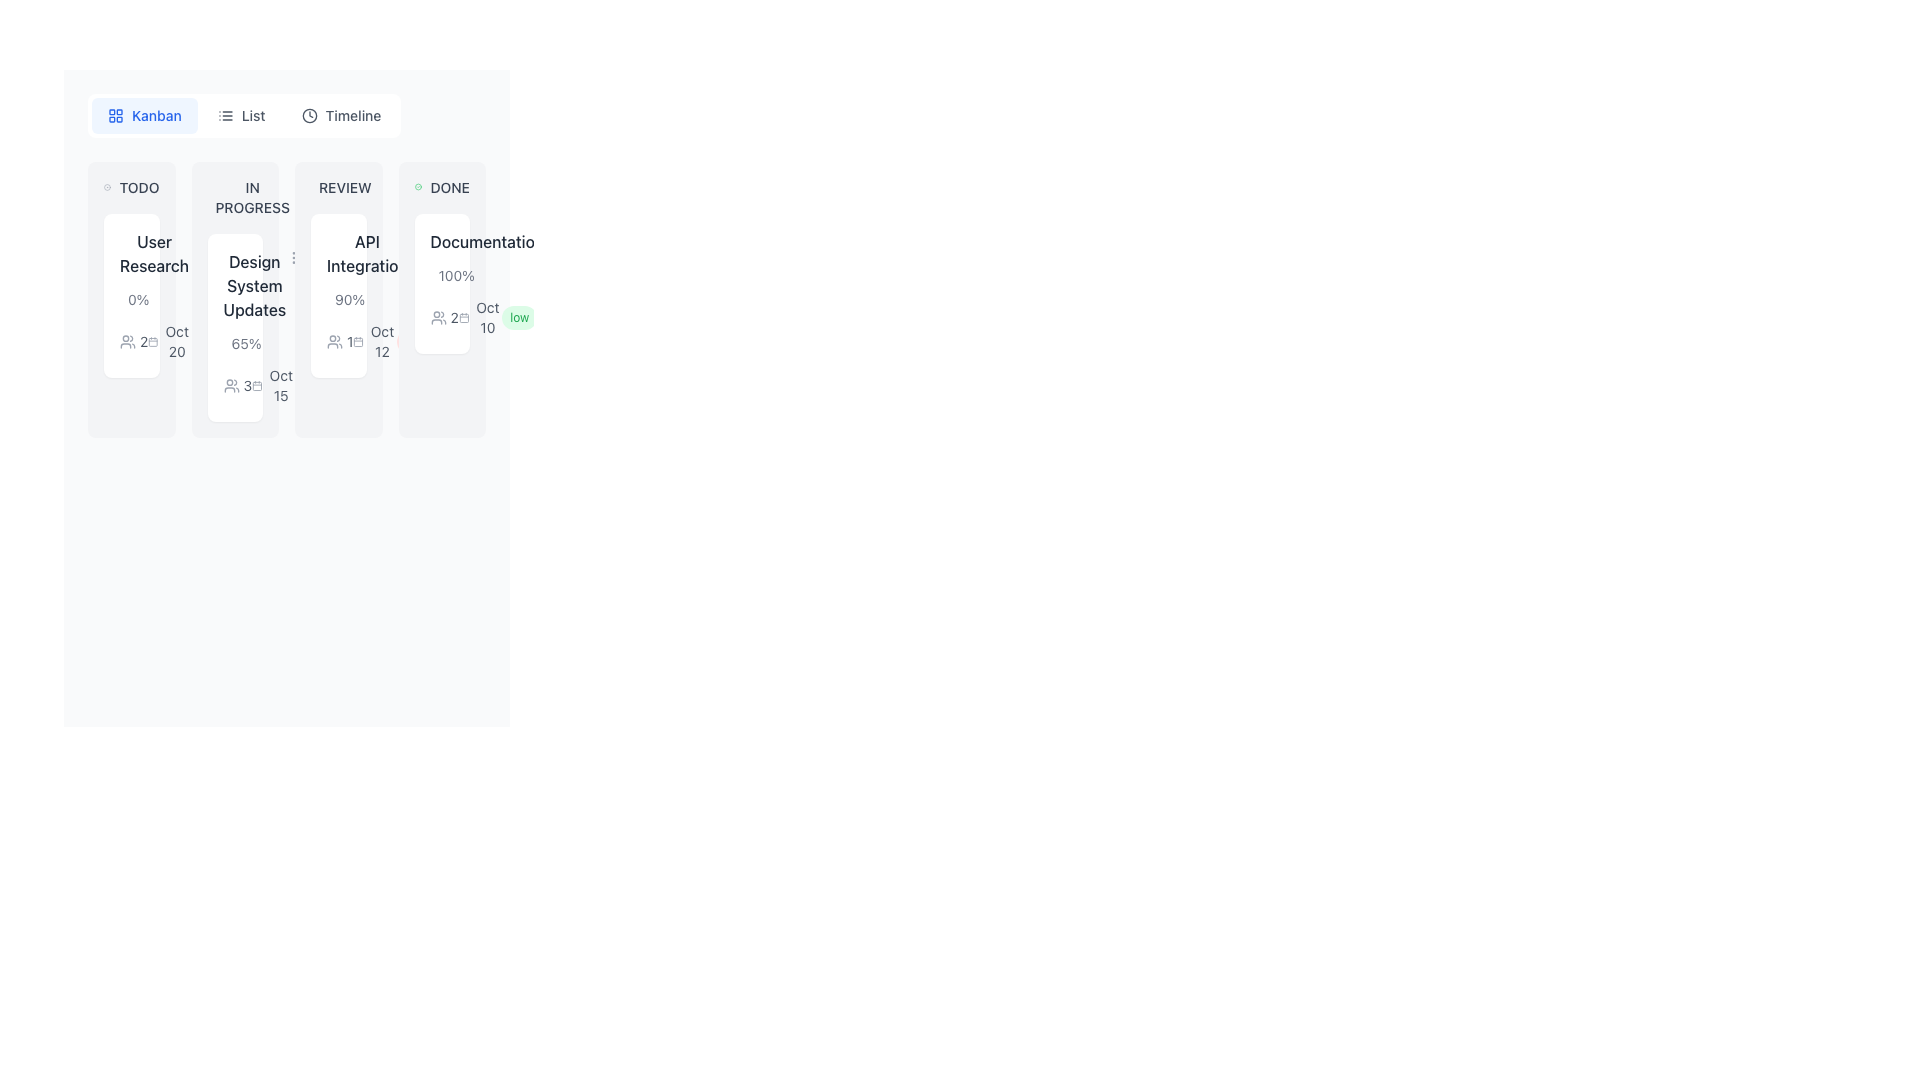  I want to click on numeric indicator on the user icon located at the top-left corner of the 'API Integration' card in the 'REVIEW' column of the kanban board interface, so click(340, 341).